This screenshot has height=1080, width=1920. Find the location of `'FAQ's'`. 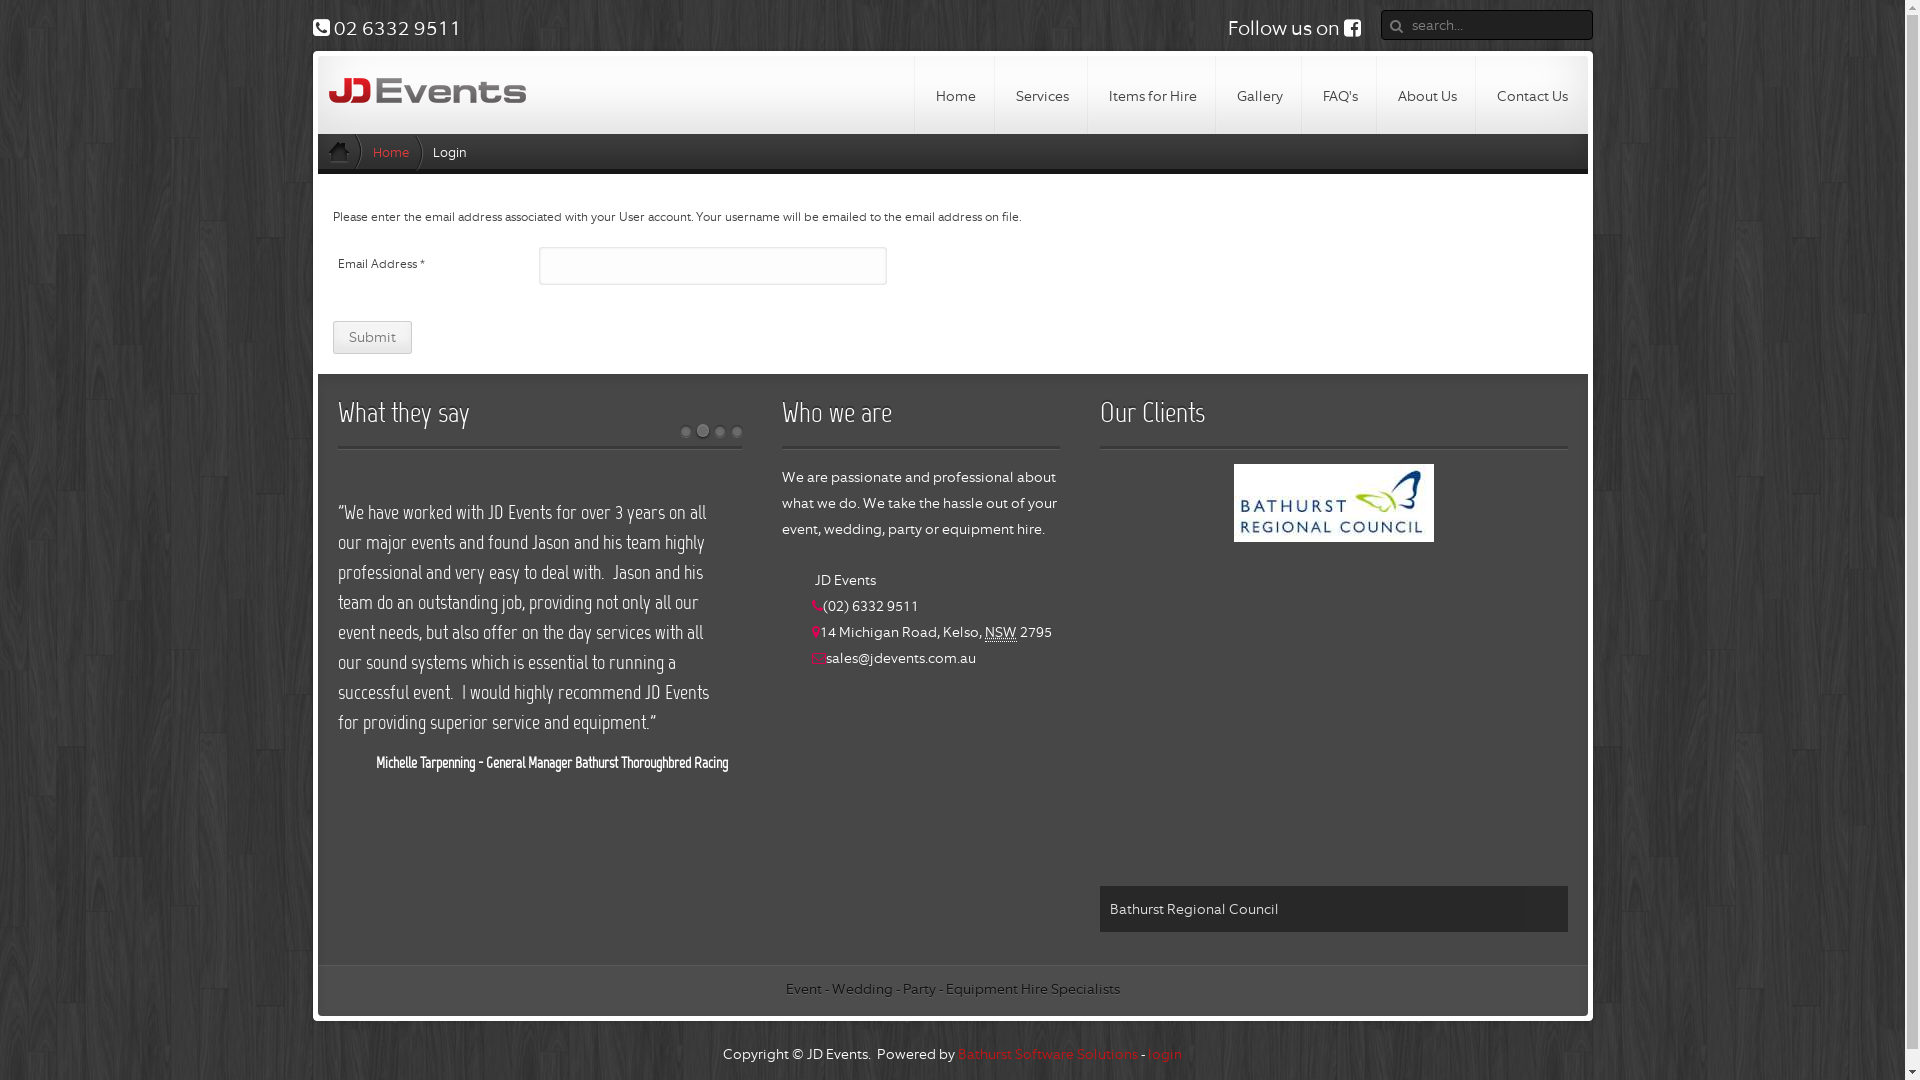

'FAQ's' is located at coordinates (1339, 95).